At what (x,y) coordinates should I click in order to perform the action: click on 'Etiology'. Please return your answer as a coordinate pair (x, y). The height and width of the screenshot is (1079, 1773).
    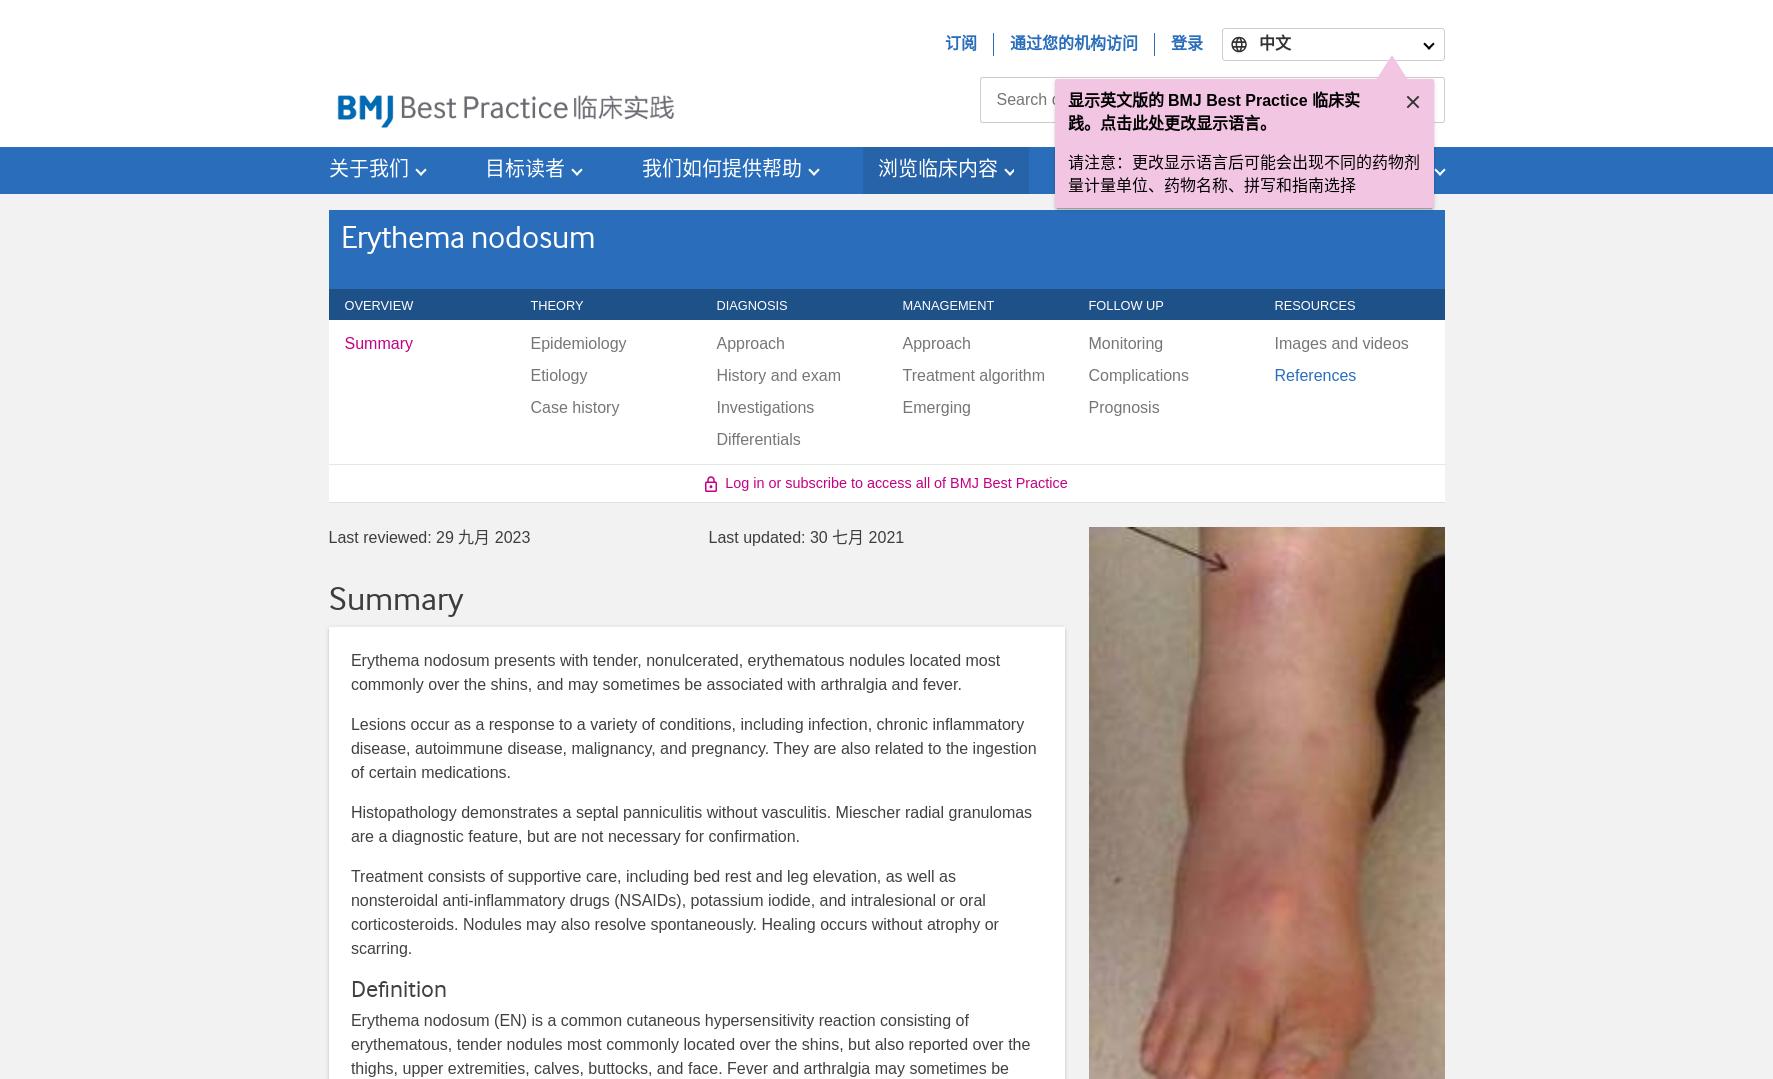
    Looking at the image, I should click on (558, 374).